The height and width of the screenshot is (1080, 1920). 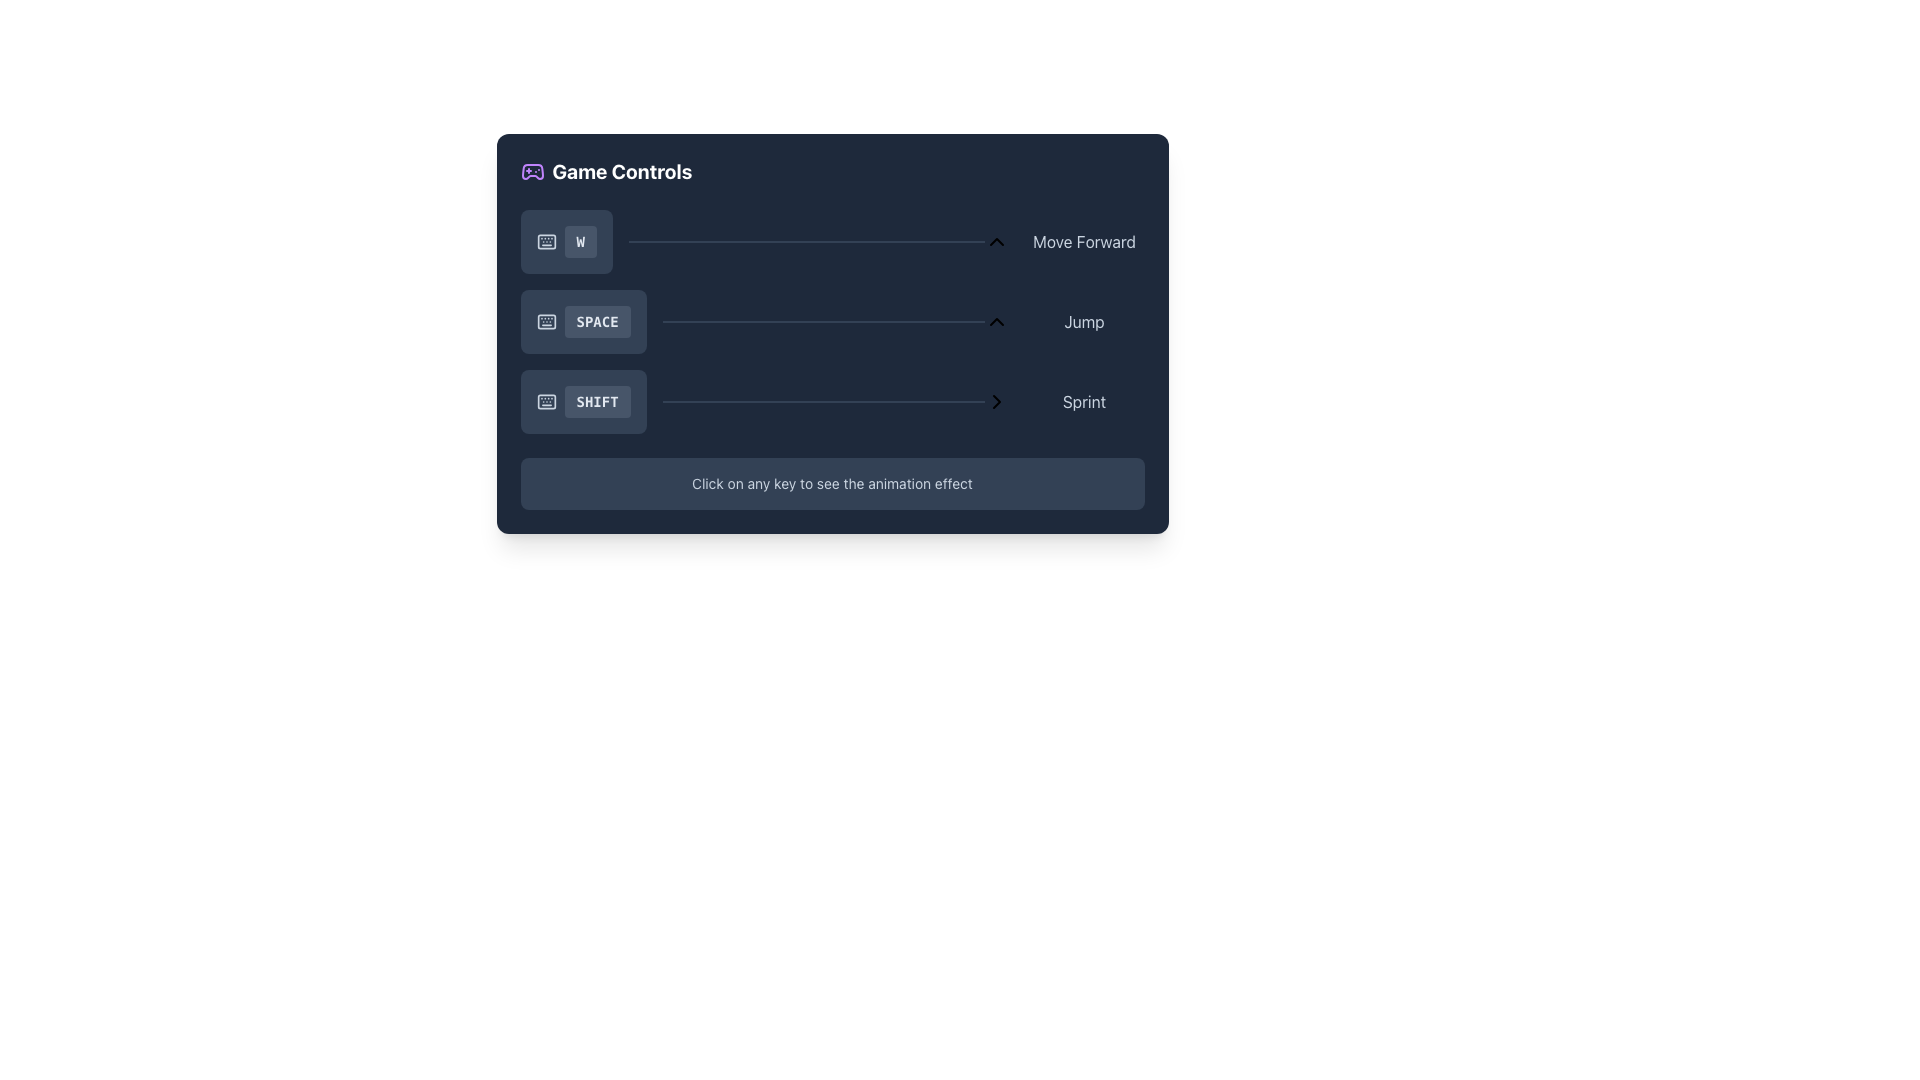 What do you see at coordinates (832, 483) in the screenshot?
I see `the instructional text label located at the bottom of the 'Game Controls' section, which guides the user about triggering an animation effect through key presses` at bounding box center [832, 483].